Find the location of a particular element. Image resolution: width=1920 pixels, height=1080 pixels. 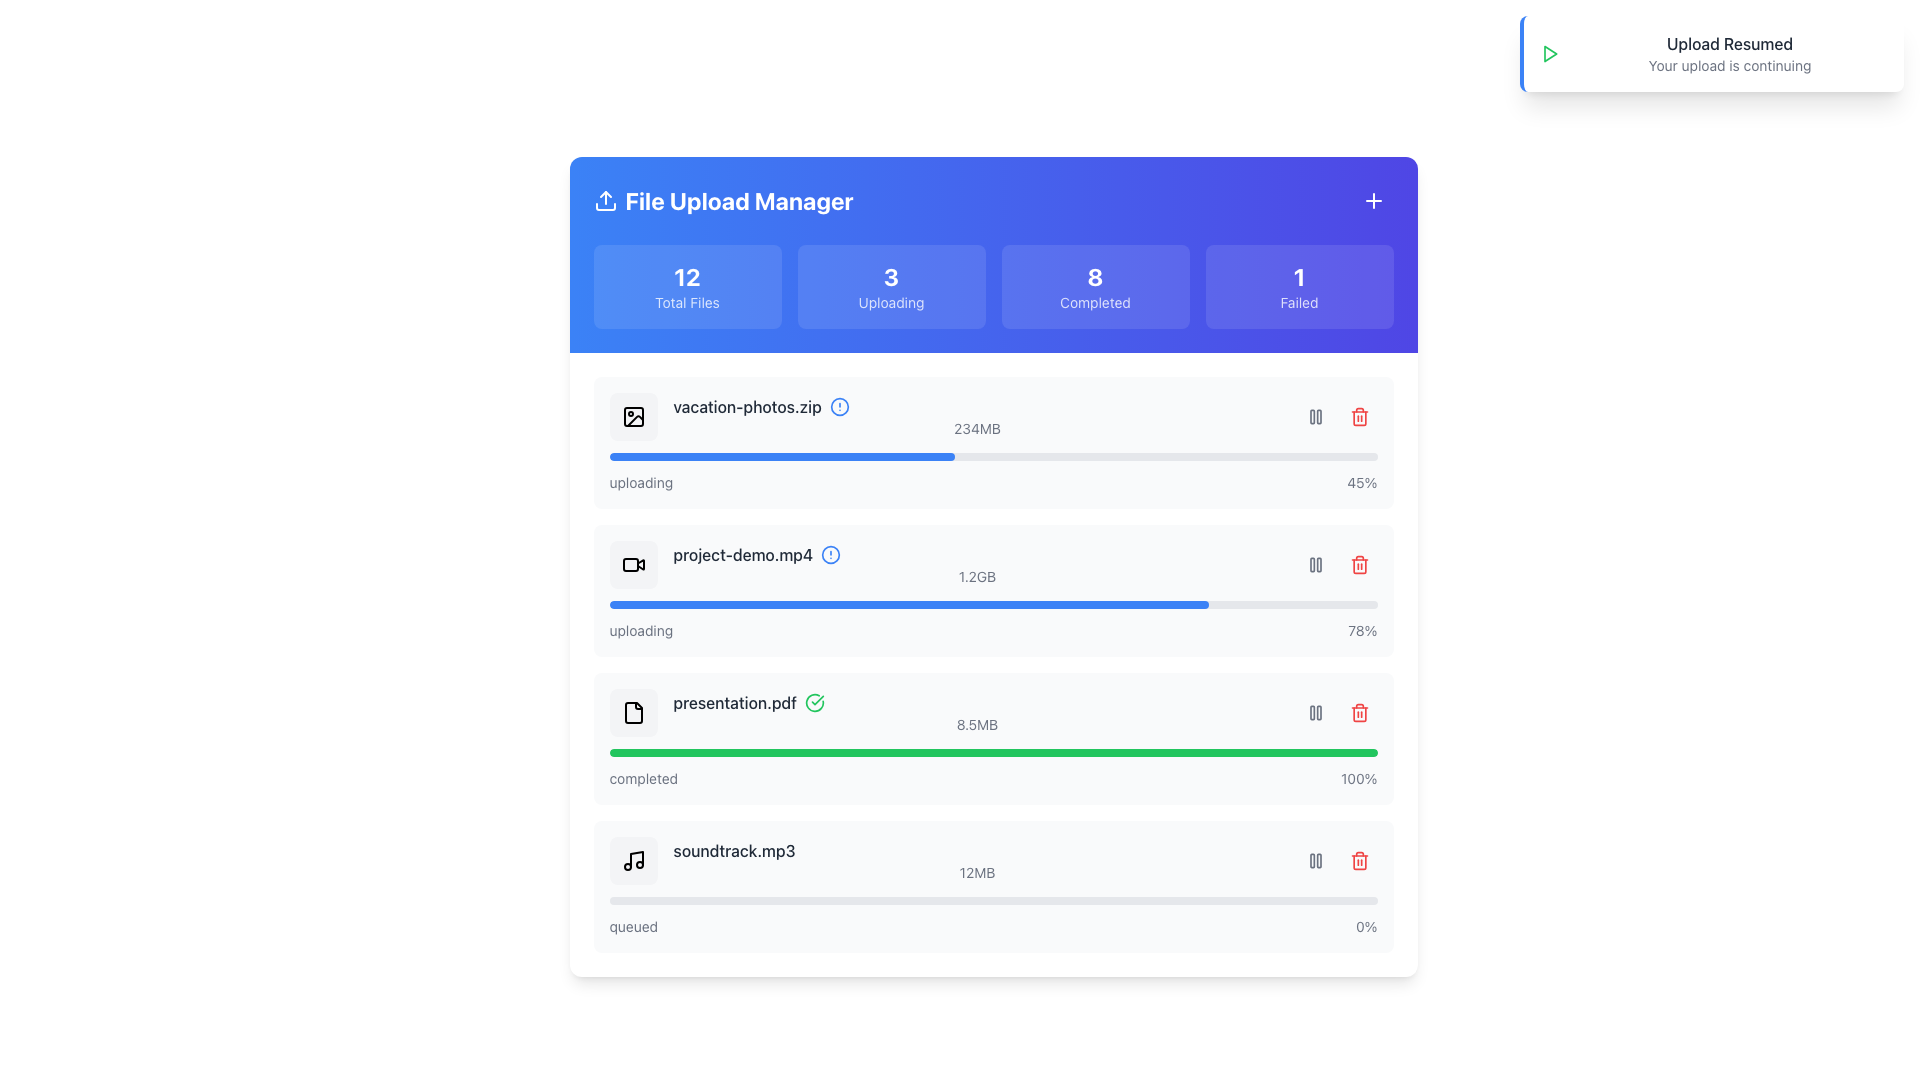

the progress bar element that indicates a completed status, styled with a light gray background and a bright green foreground line, located under the 'presentation.pdf 8.5MB completed 100%' section, specifically the third progress bar from the top is located at coordinates (993, 752).